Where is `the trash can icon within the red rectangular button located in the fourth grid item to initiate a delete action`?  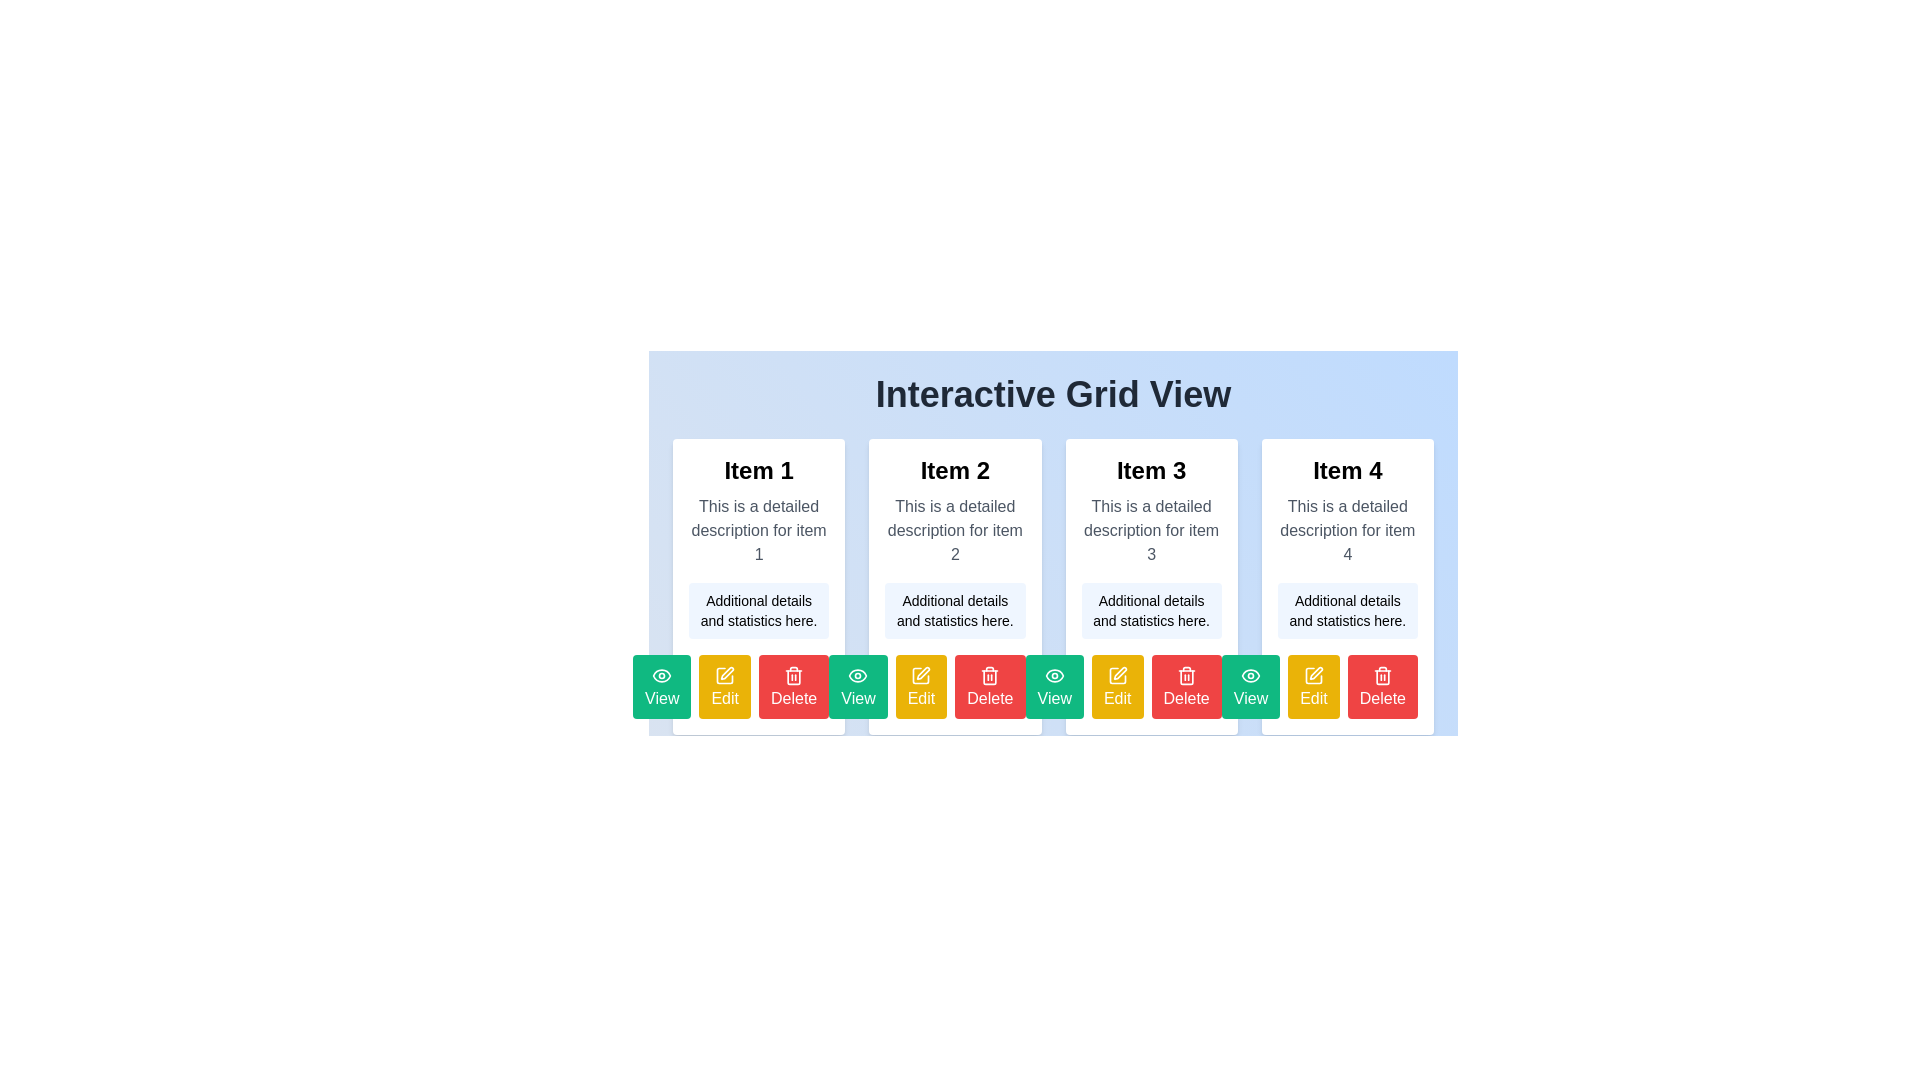 the trash can icon within the red rectangular button located in the fourth grid item to initiate a delete action is located at coordinates (1381, 676).